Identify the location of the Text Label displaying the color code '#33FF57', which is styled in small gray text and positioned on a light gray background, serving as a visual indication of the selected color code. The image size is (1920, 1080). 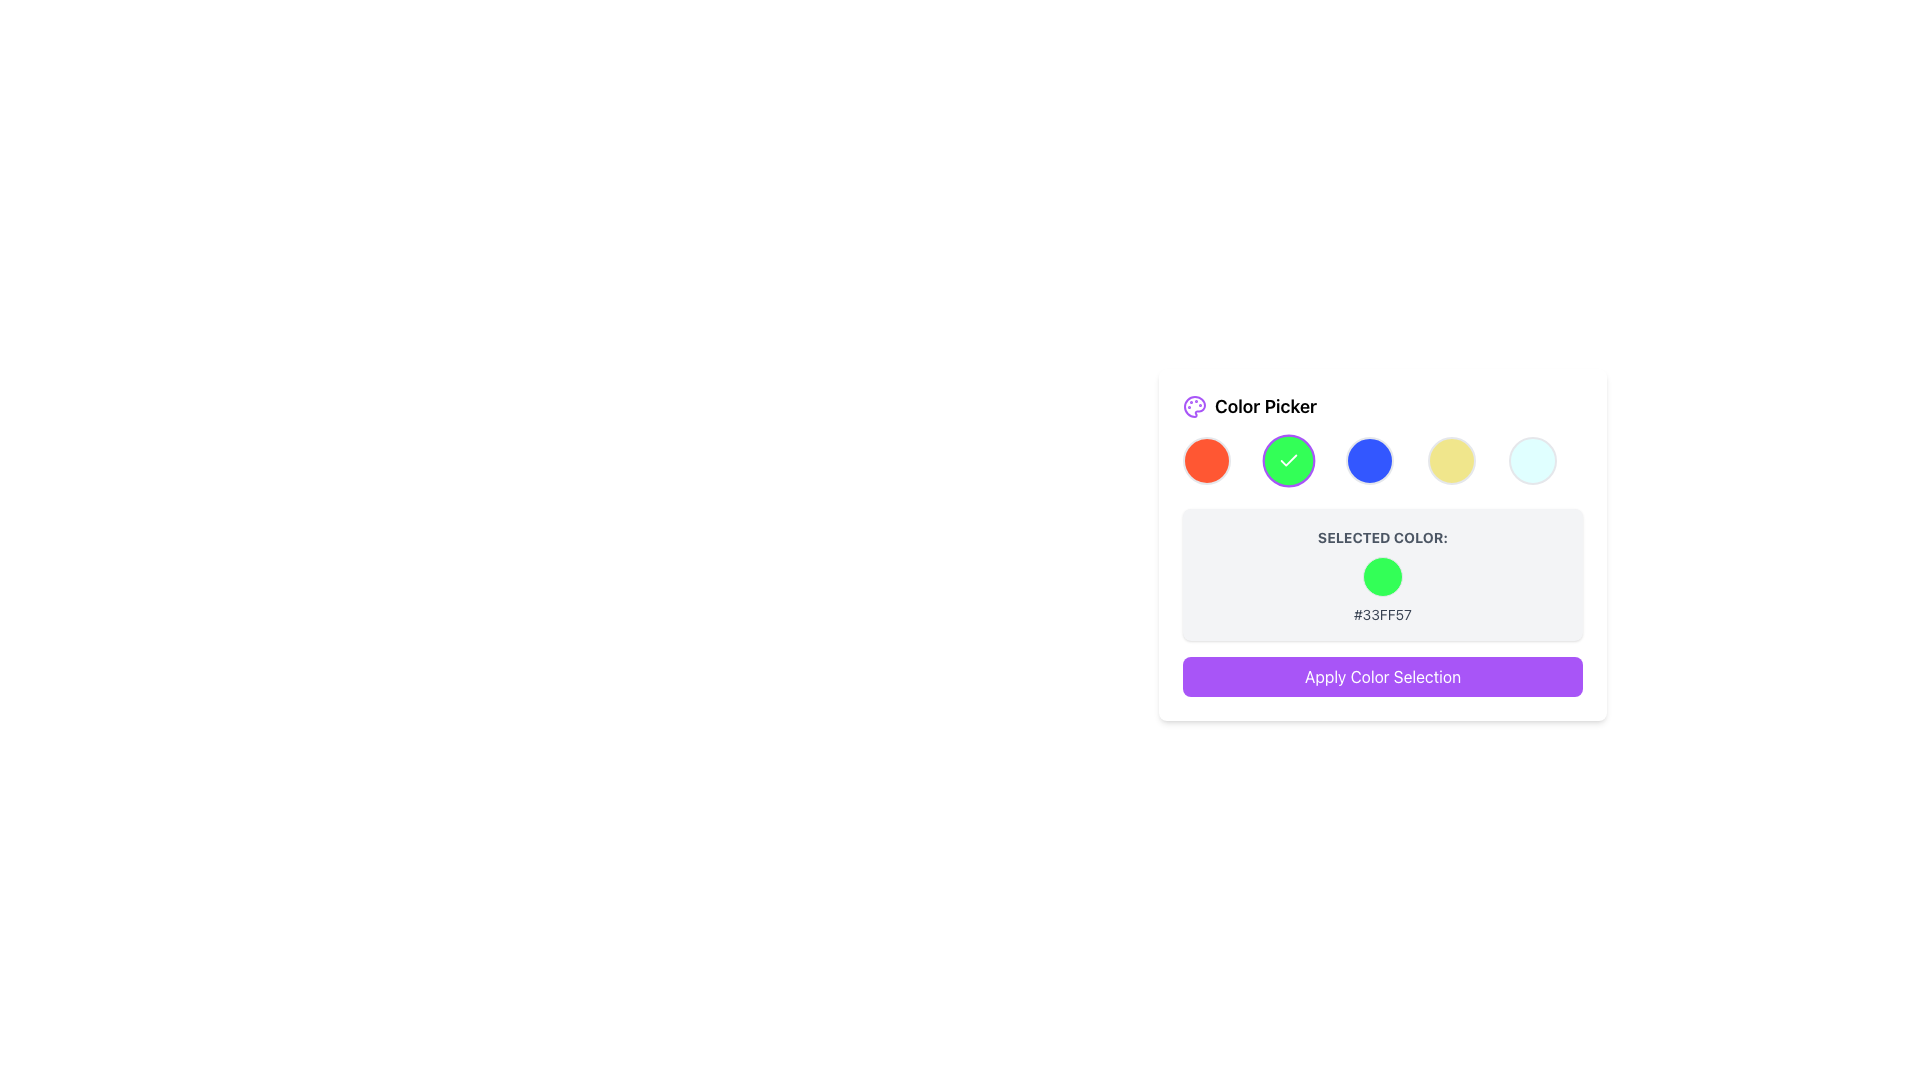
(1381, 613).